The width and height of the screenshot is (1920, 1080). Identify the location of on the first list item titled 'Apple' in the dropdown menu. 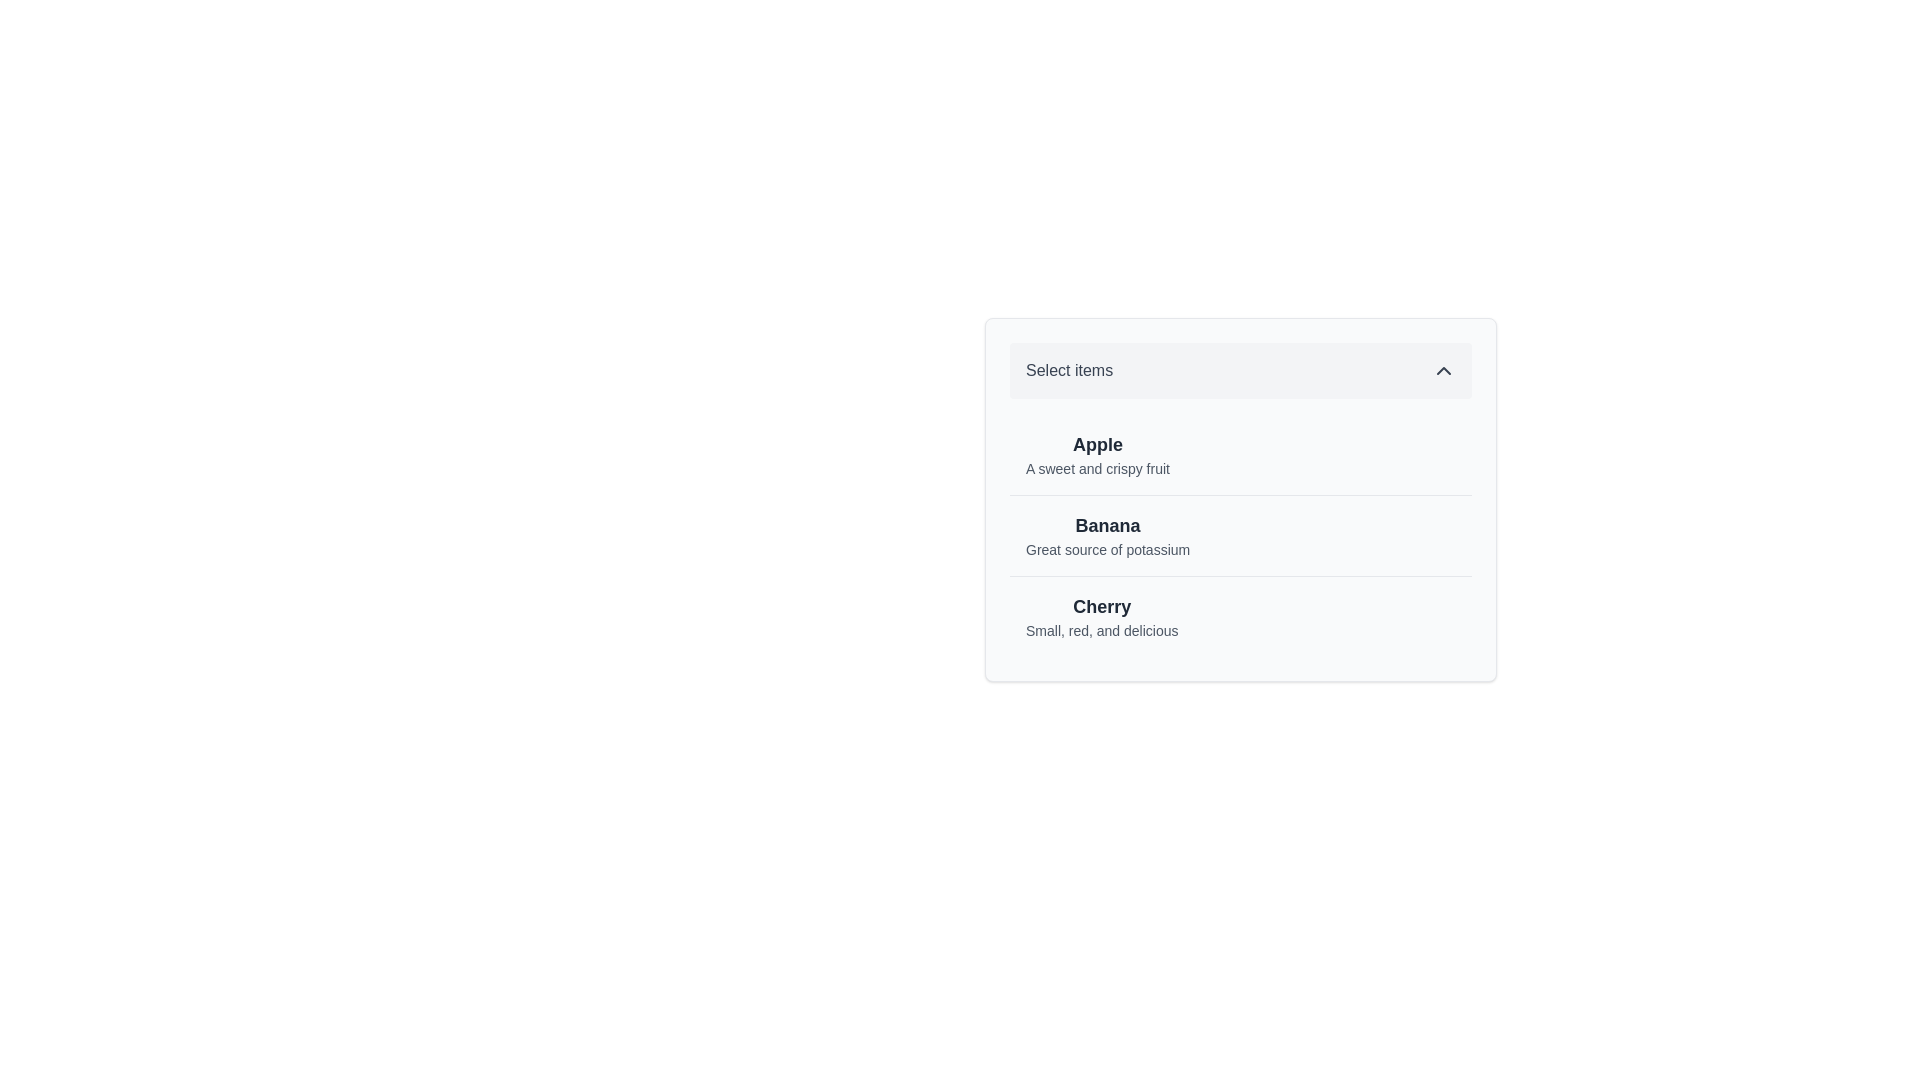
(1097, 455).